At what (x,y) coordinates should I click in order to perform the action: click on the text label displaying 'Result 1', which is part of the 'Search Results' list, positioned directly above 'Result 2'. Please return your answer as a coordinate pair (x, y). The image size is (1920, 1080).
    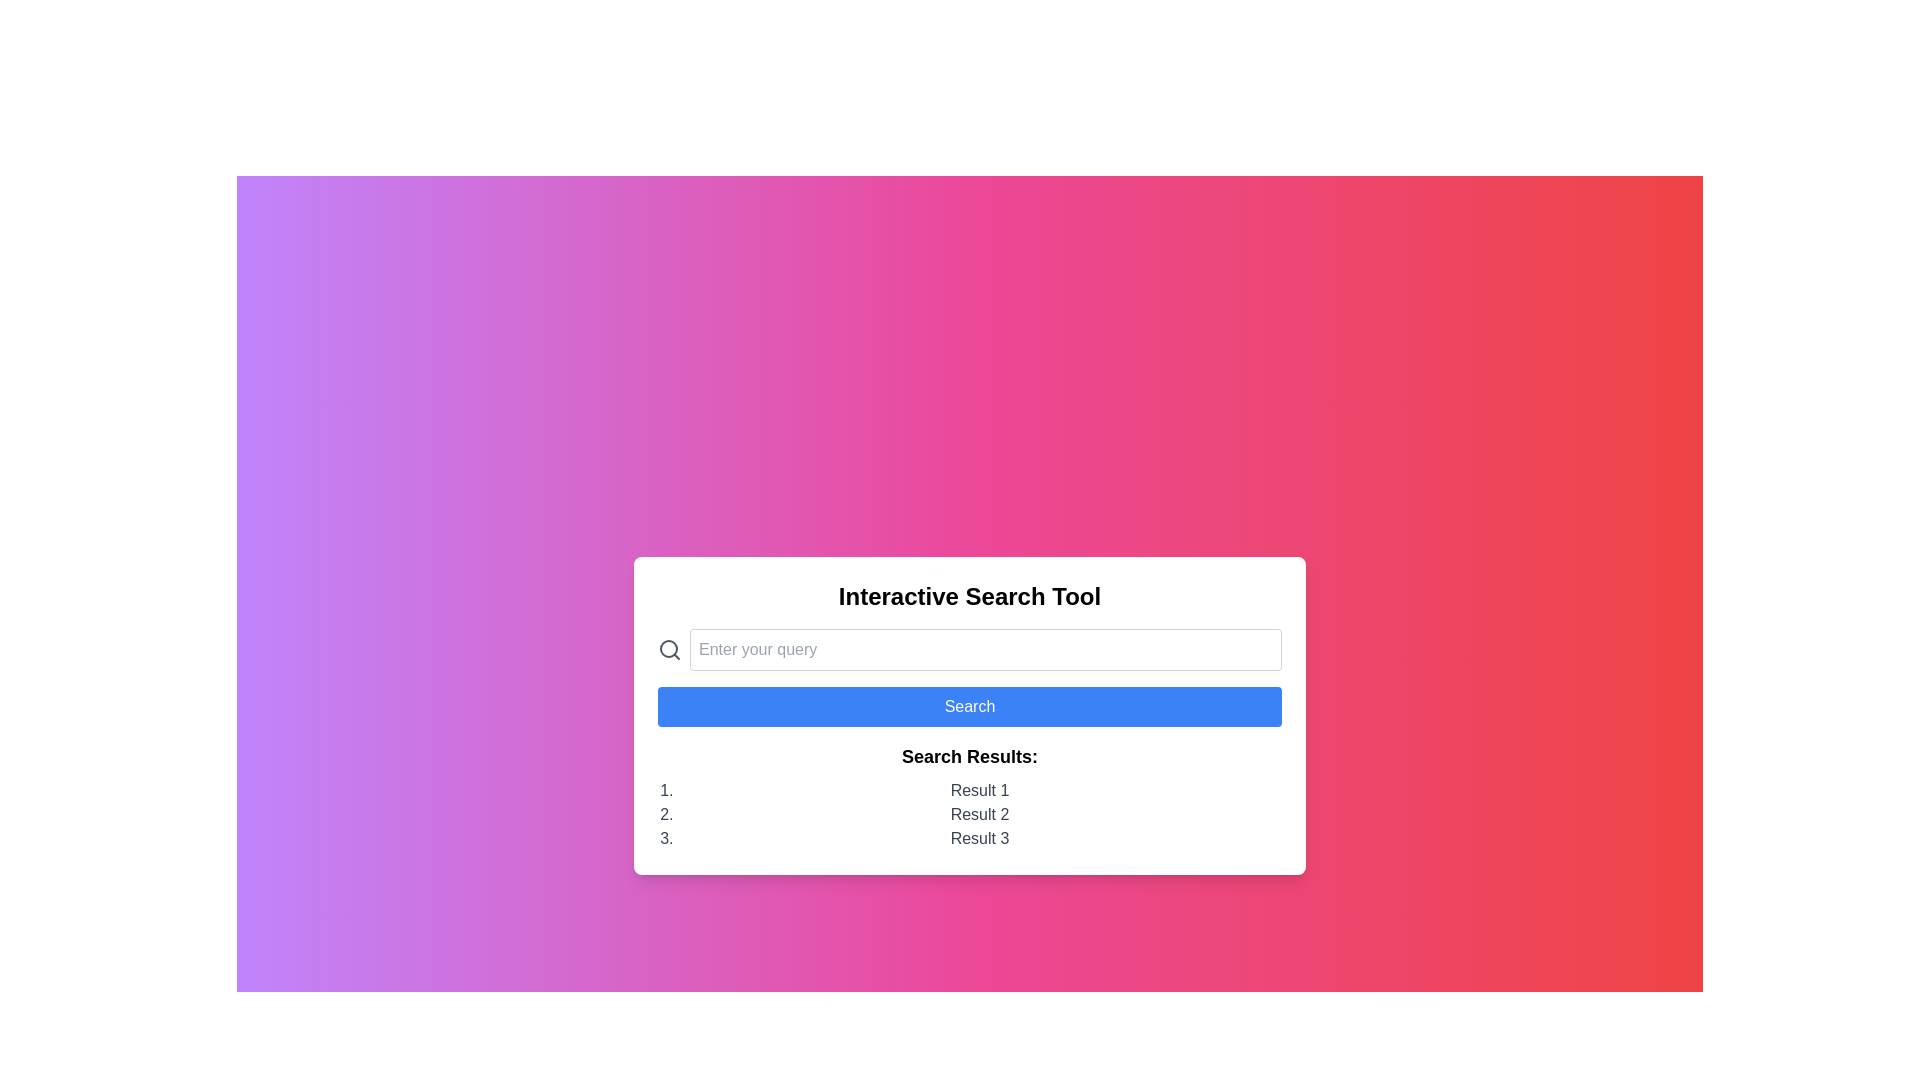
    Looking at the image, I should click on (979, 789).